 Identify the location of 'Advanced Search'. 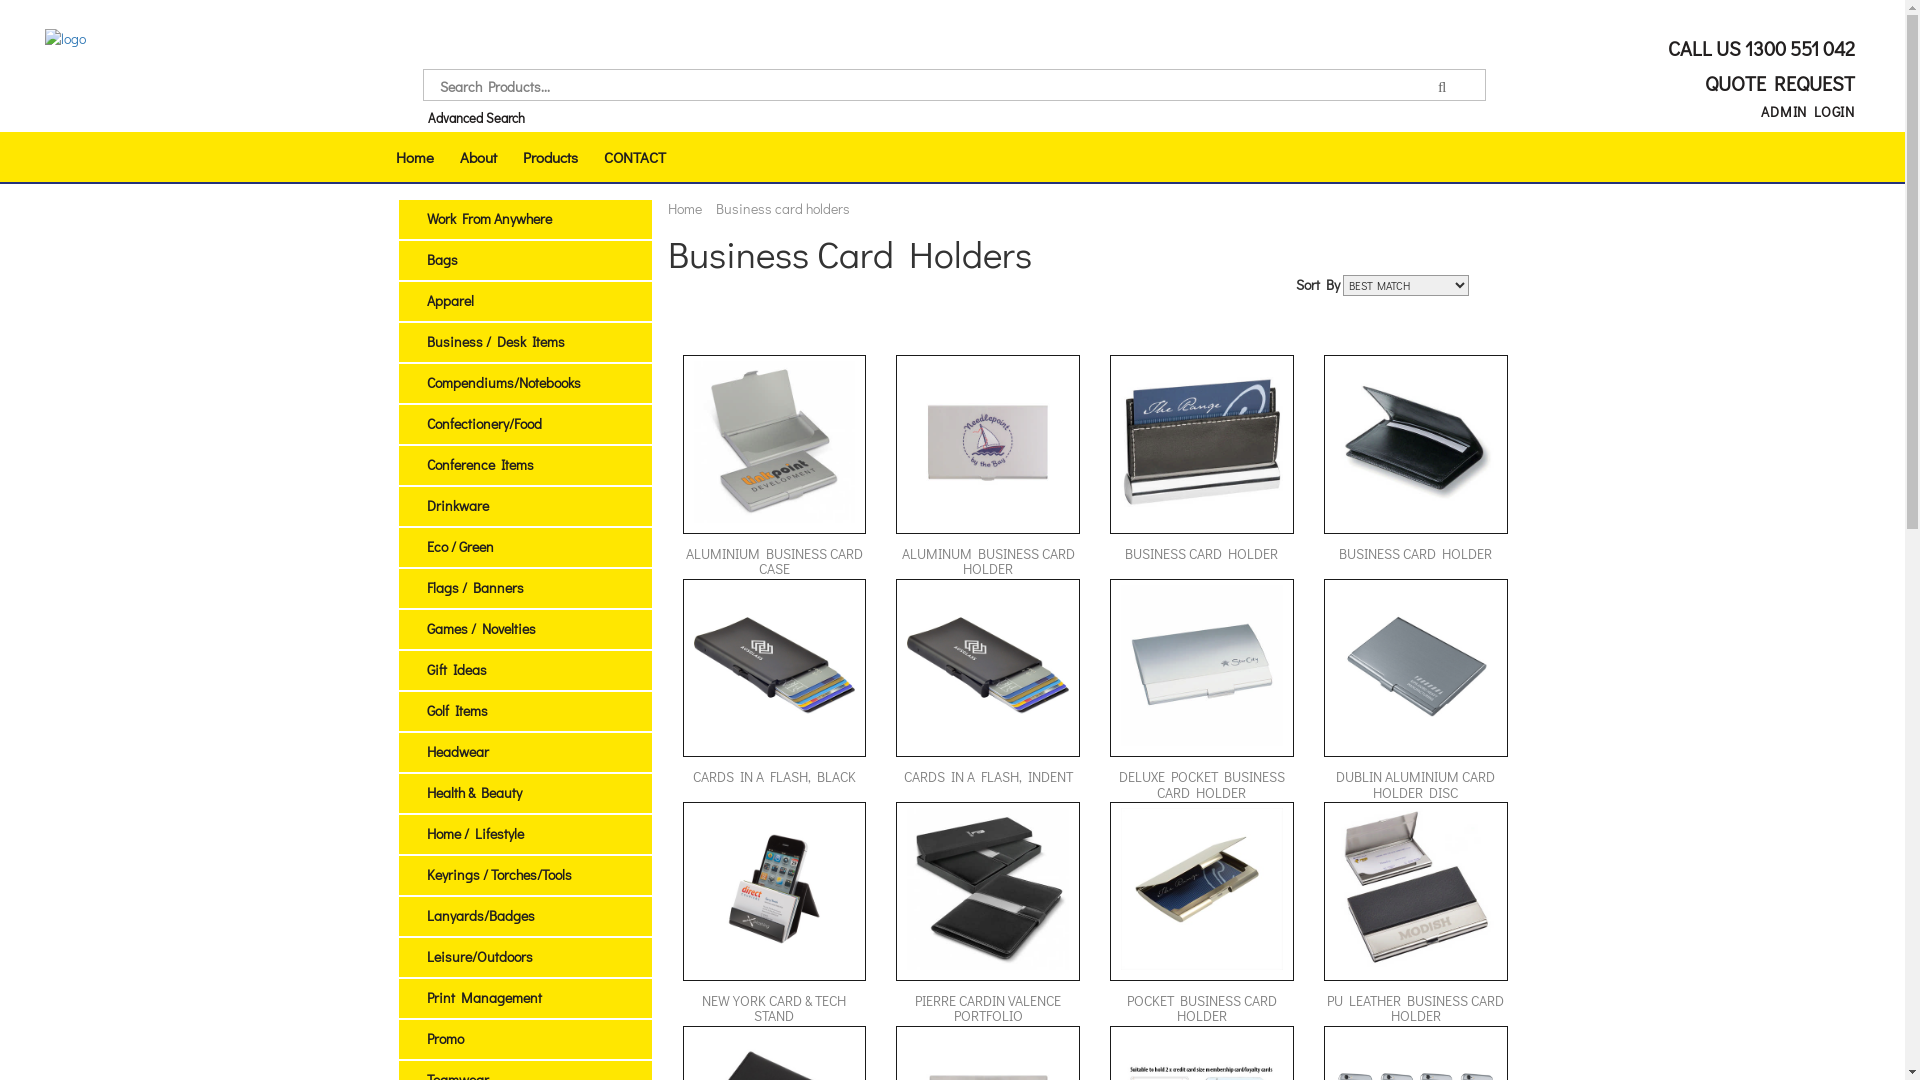
(426, 117).